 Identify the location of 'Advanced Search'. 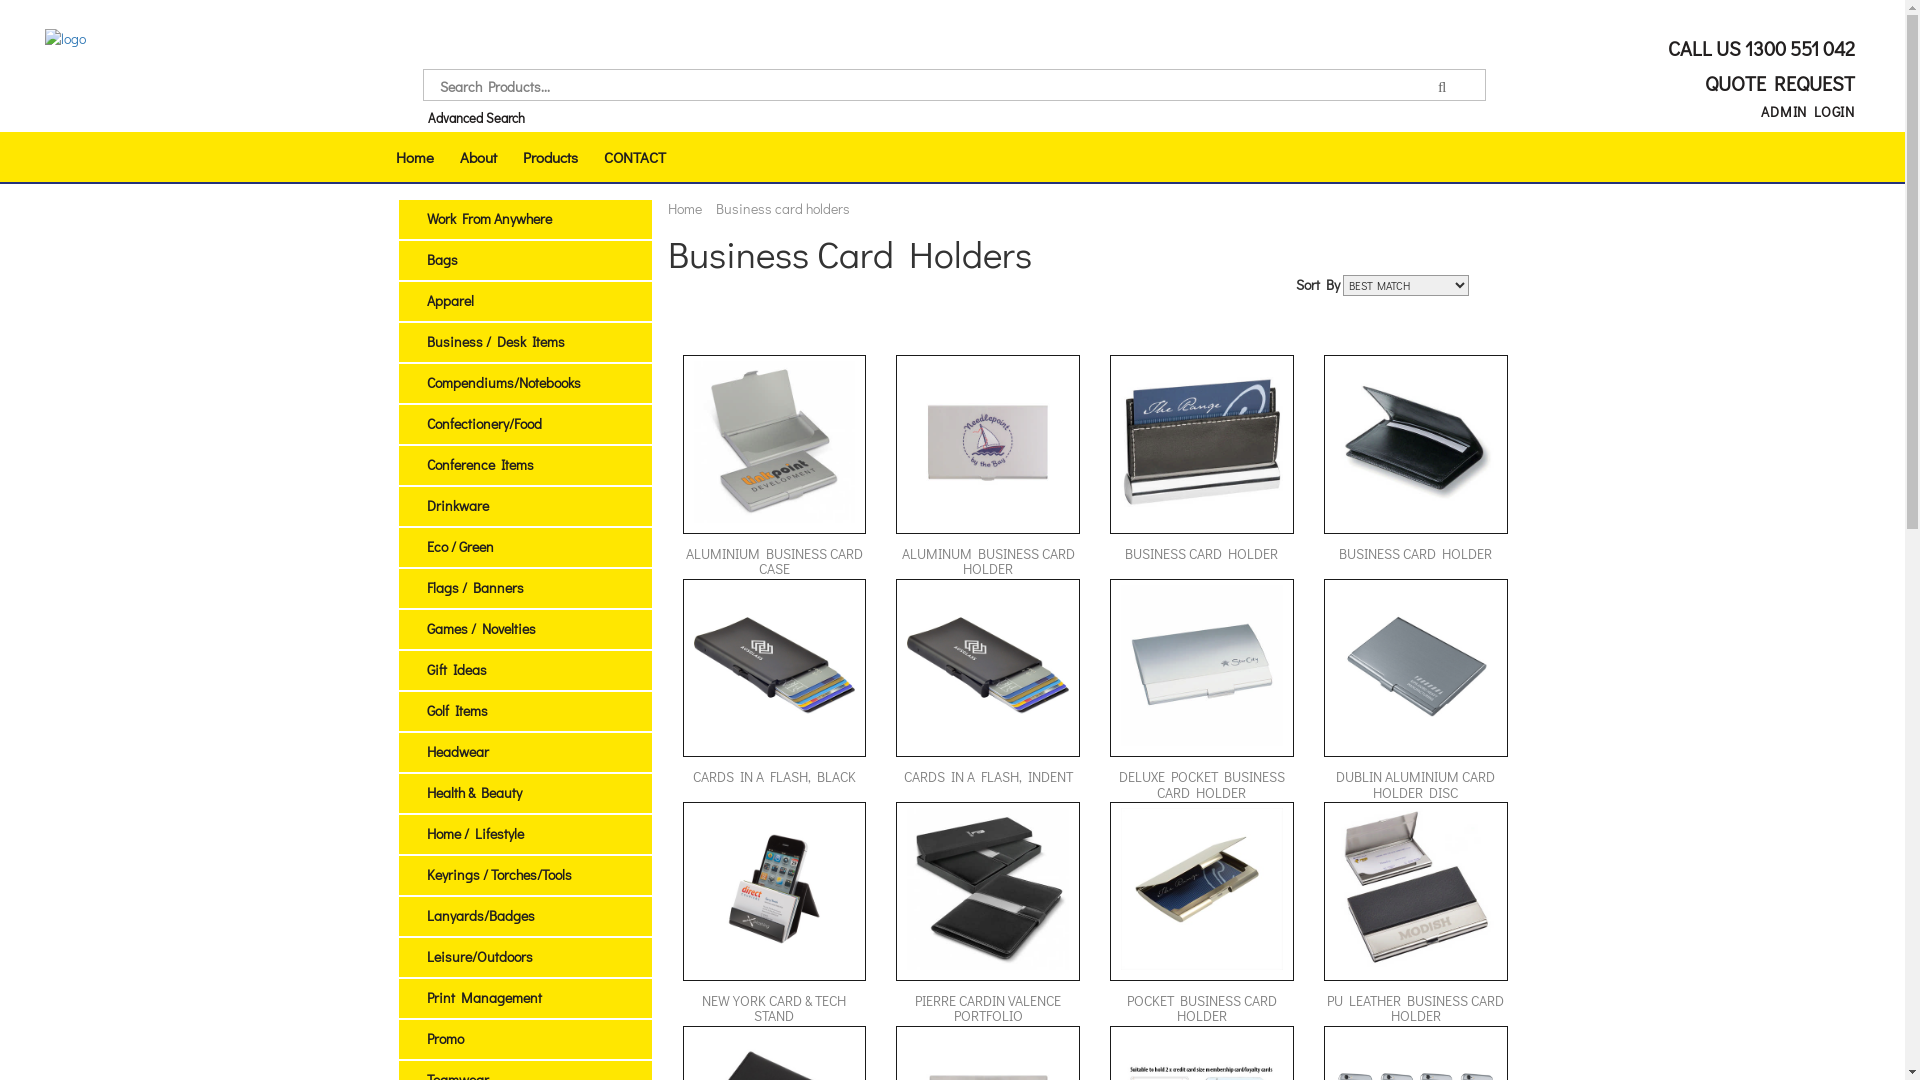
(426, 117).